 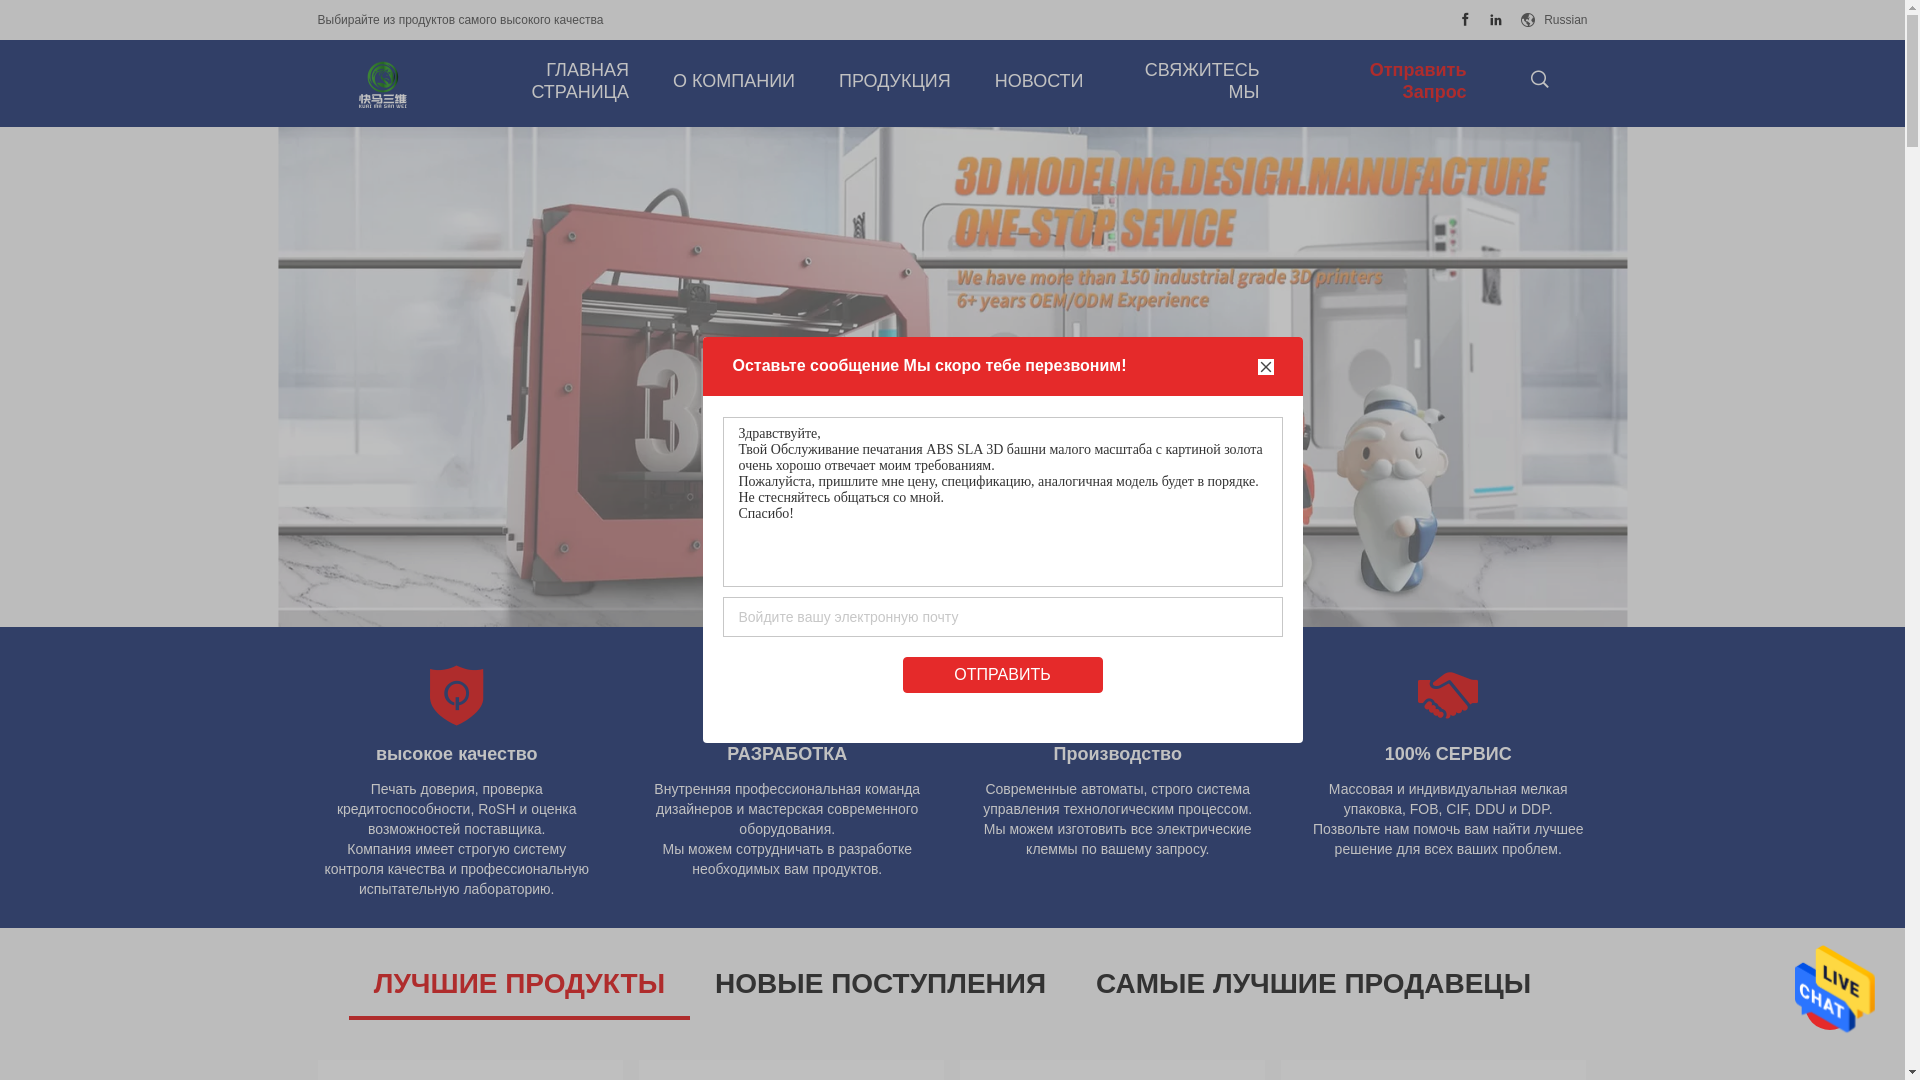 I want to click on 'Guangdong Kuaima Sanwei Technology Co., Ltd. LinkedIn', so click(x=1496, y=19).